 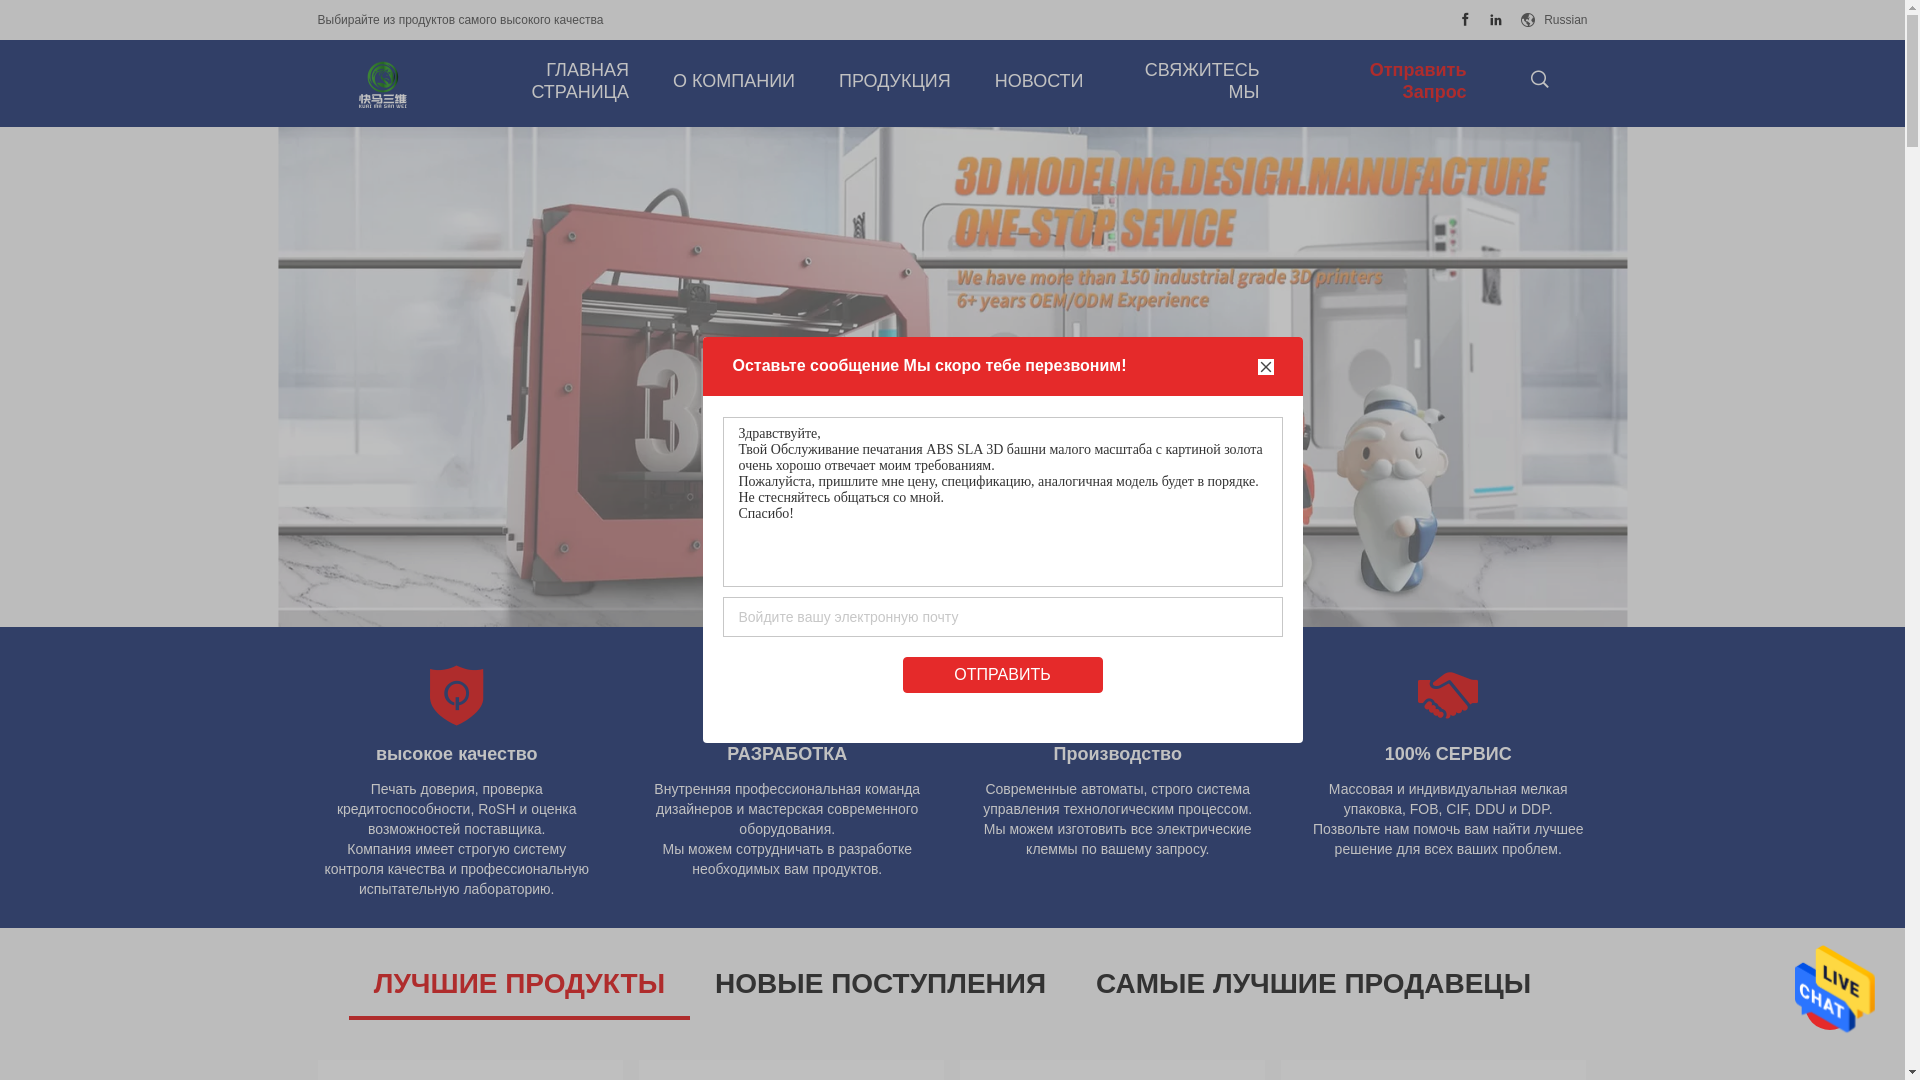 I want to click on 'Guangdong Kuaima Sanwei Technology Co., Ltd. LinkedIn', so click(x=1496, y=19).